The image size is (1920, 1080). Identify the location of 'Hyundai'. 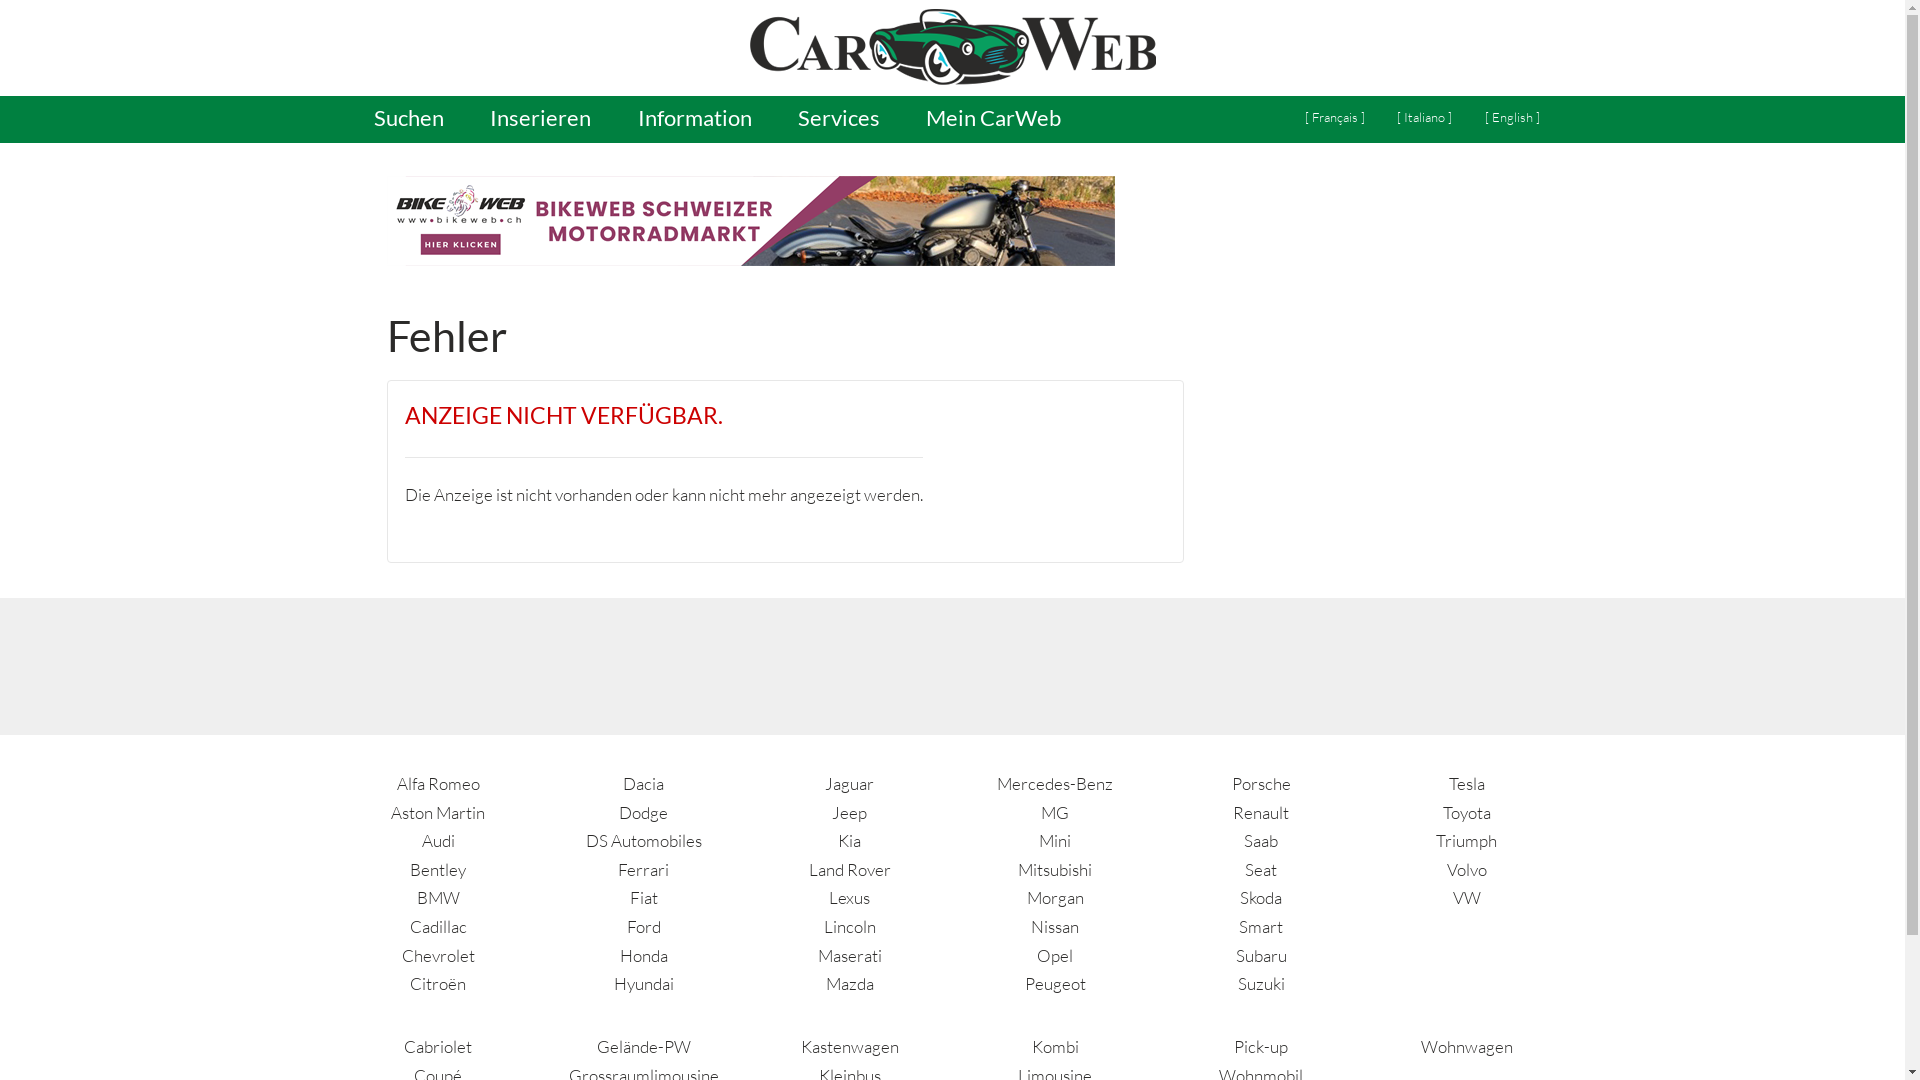
(643, 982).